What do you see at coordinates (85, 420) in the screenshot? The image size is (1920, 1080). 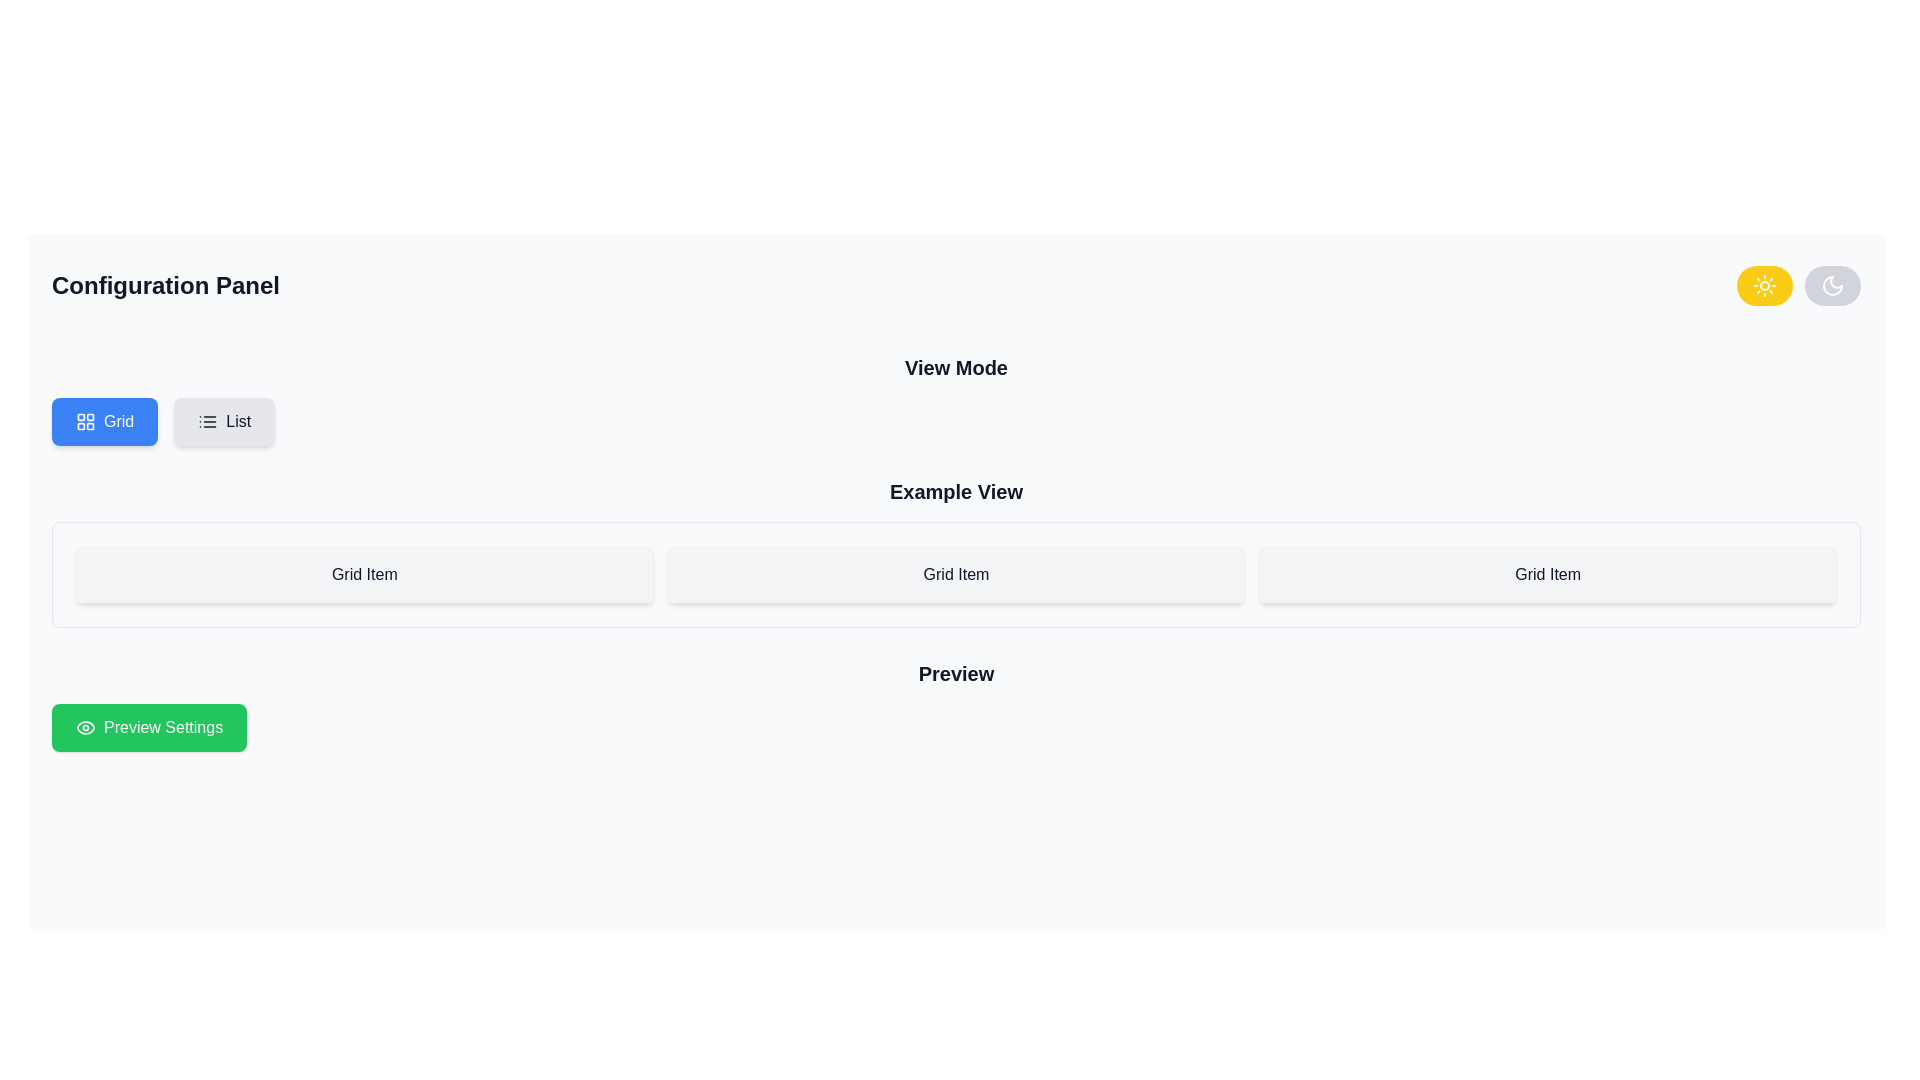 I see `the grid icon, which is a 2x2 layout of four small square cells with rounded corners, located on the blue 'Grid' button` at bounding box center [85, 420].